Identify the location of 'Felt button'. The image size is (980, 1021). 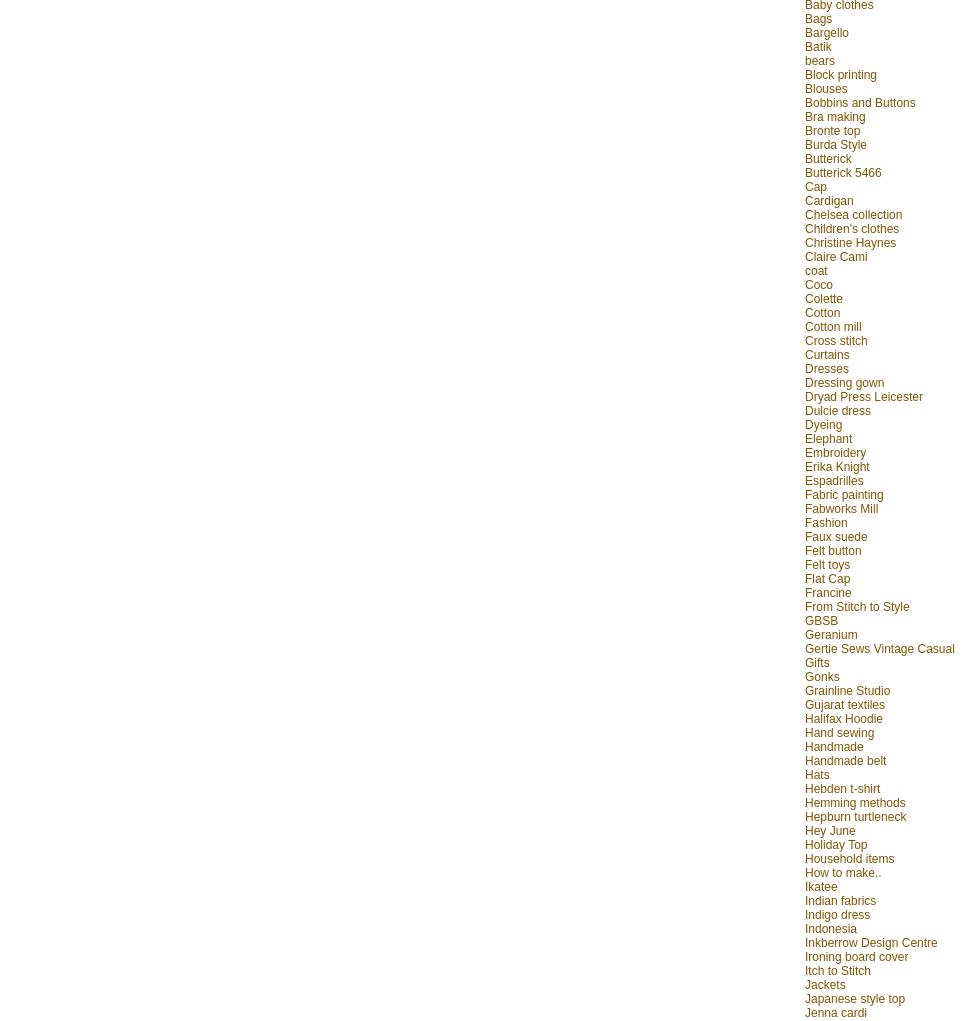
(833, 549).